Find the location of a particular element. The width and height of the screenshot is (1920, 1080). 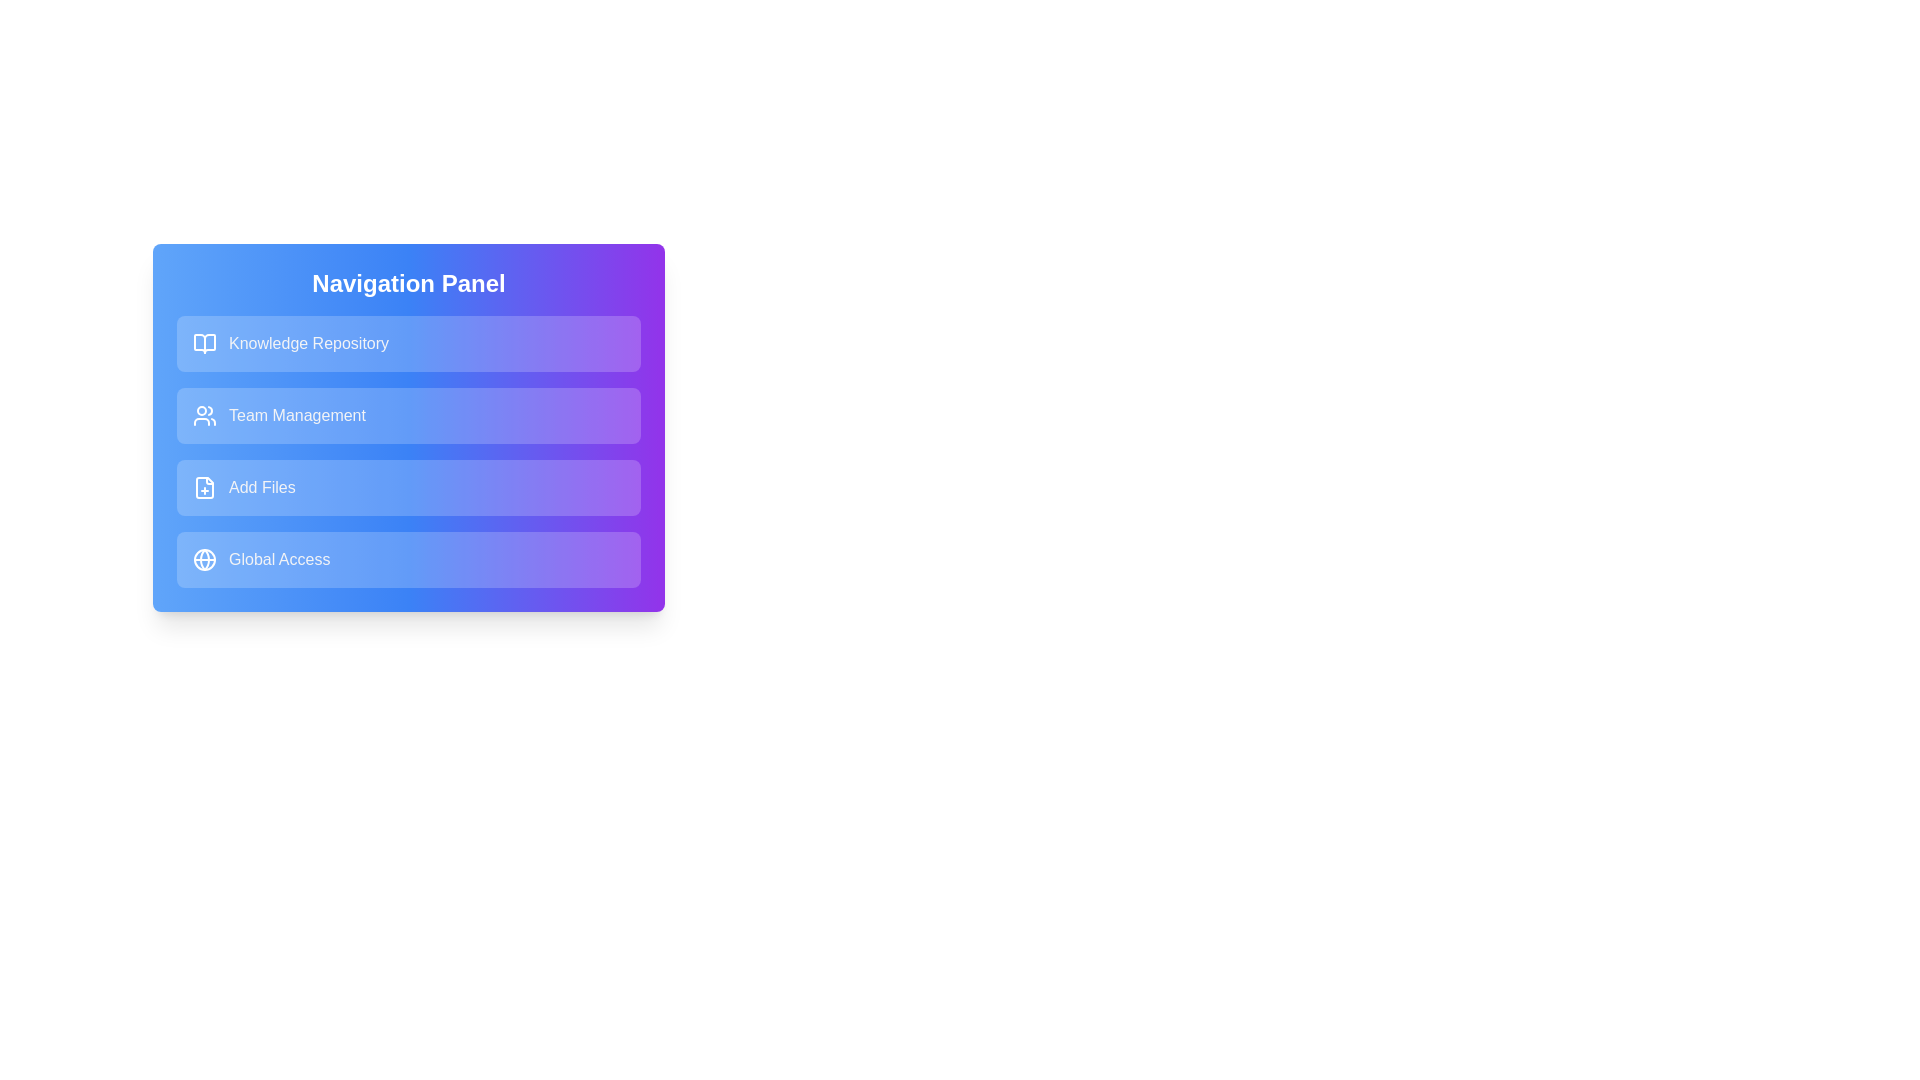

the navigation item labeled 'Knowledge Repository' is located at coordinates (407, 342).